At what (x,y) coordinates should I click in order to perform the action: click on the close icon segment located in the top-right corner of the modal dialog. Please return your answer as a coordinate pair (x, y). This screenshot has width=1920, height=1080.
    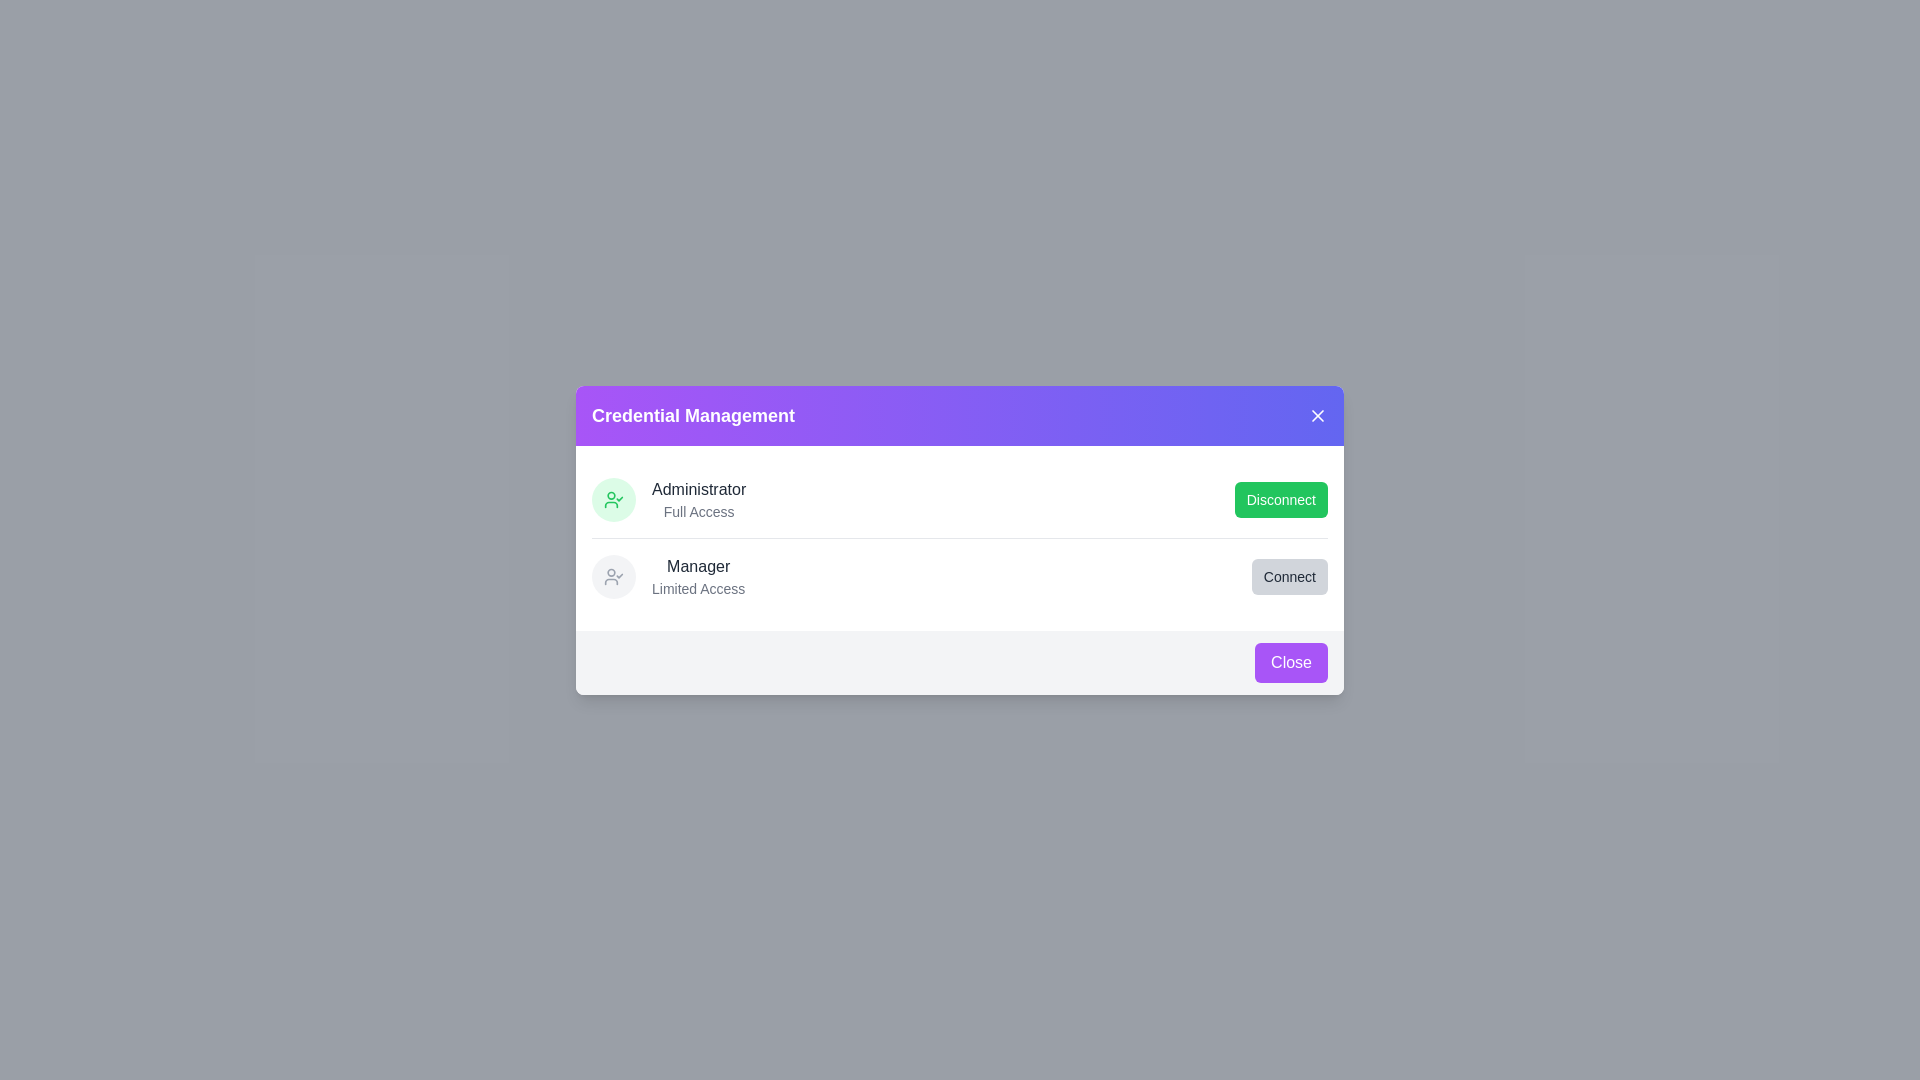
    Looking at the image, I should click on (1318, 414).